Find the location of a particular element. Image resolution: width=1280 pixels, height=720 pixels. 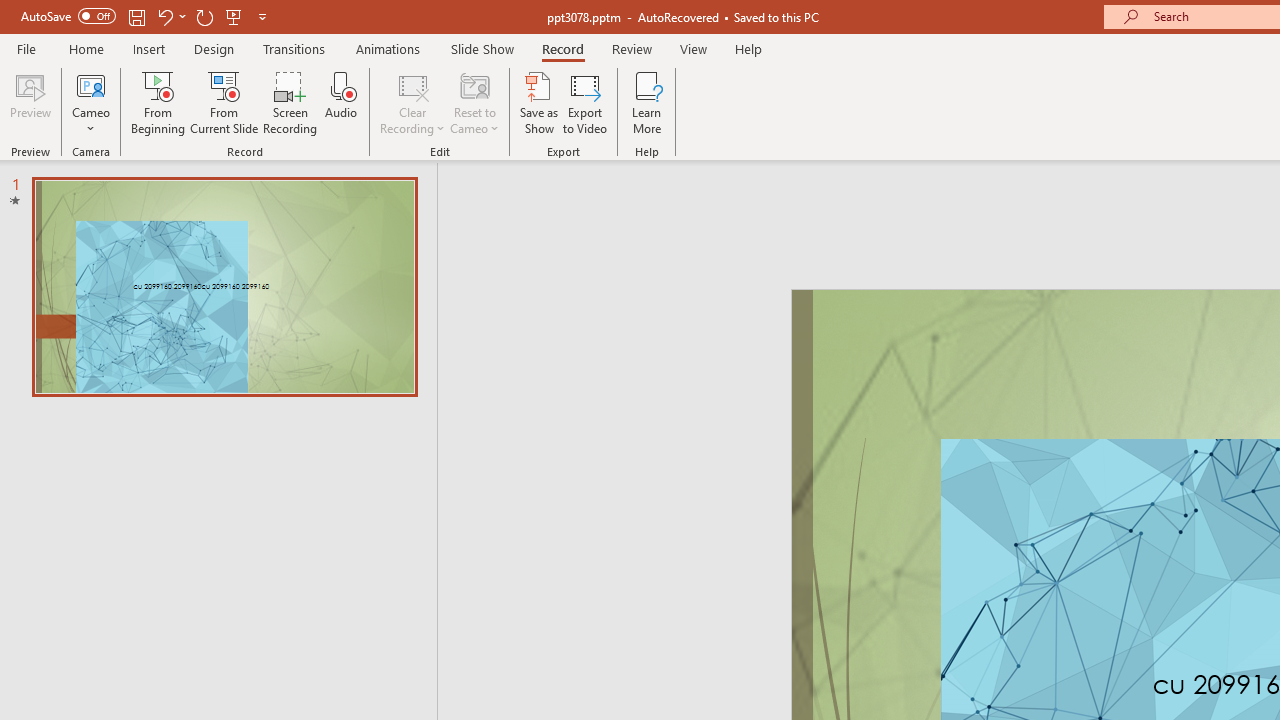

'Customize Quick Access Toolbar' is located at coordinates (262, 16).